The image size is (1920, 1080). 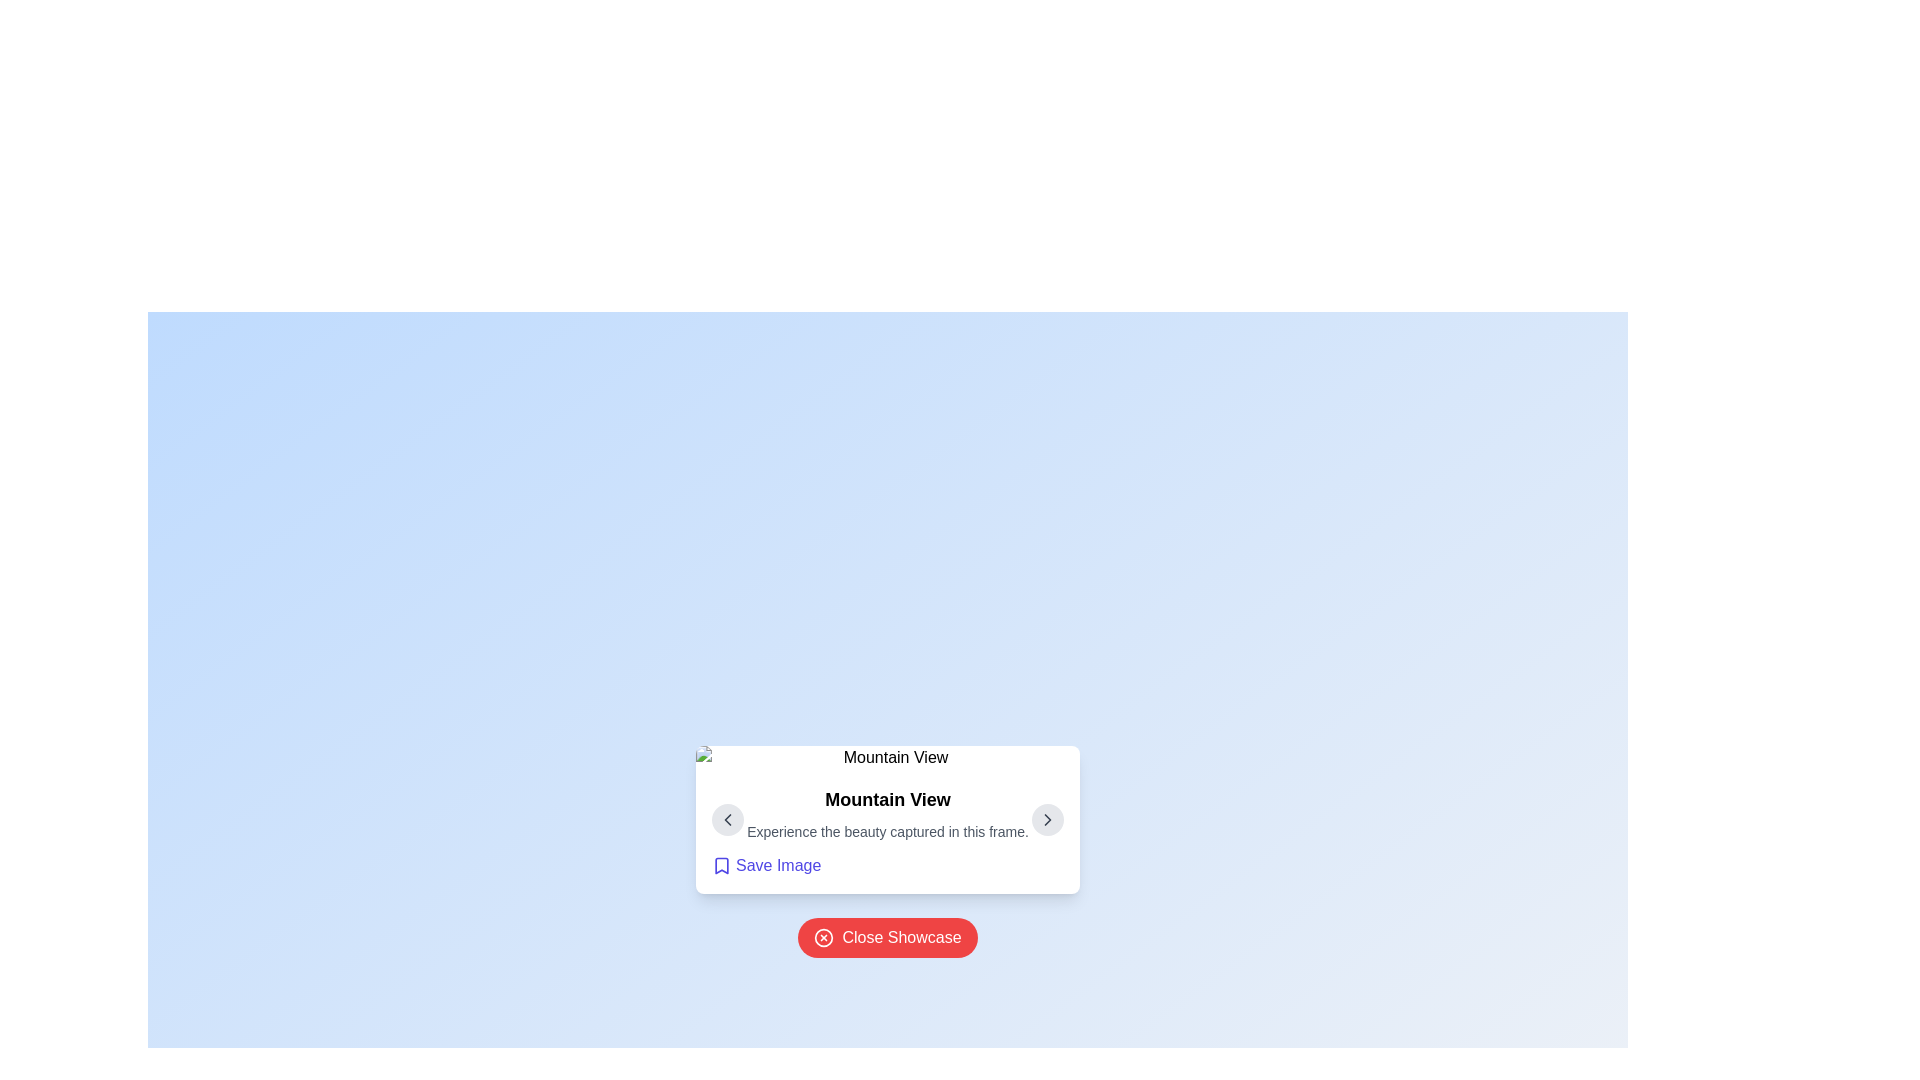 I want to click on the descriptive text element that provides supplementary information, located centrally within the main content area, following 'Mountain View' and preceding the 'Save Image' link, so click(x=887, y=832).